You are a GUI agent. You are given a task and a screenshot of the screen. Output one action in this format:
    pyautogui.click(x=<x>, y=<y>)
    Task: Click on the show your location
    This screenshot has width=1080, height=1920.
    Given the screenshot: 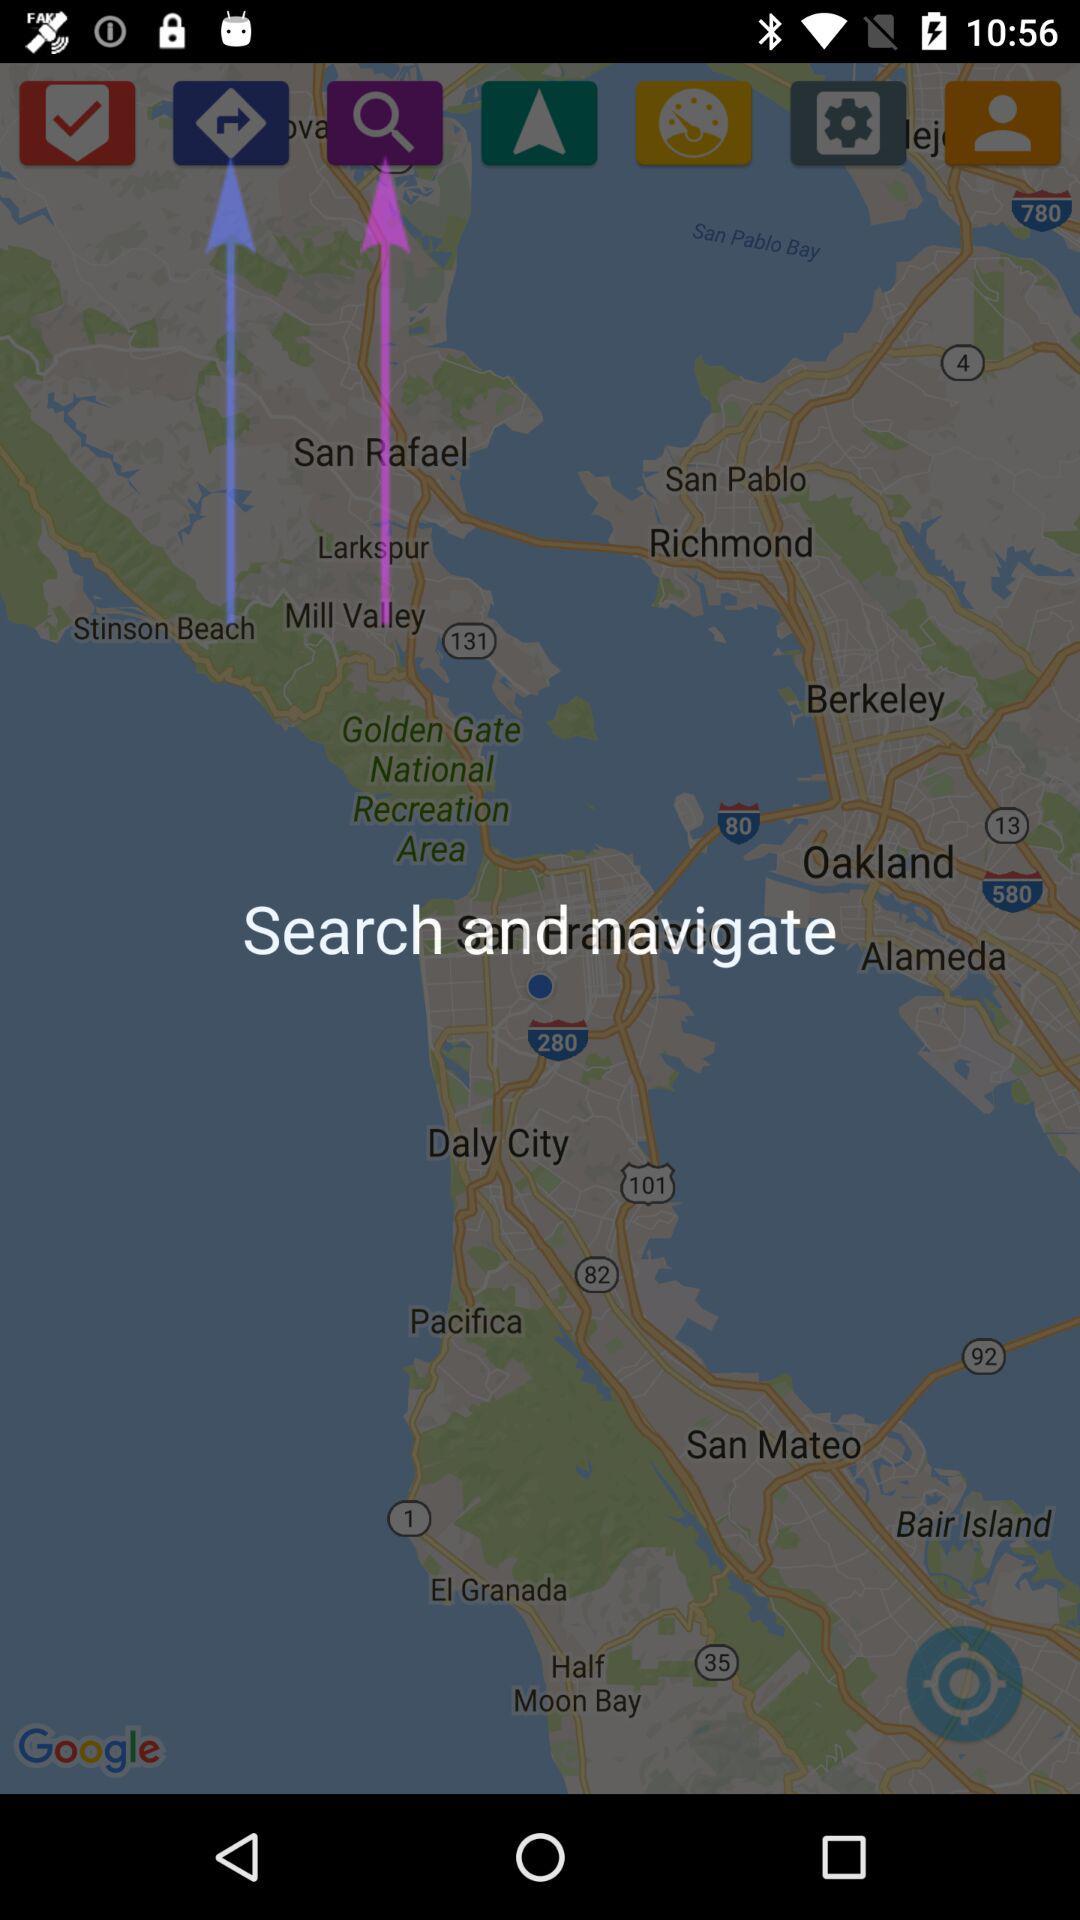 What is the action you would take?
    pyautogui.click(x=963, y=1693)
    